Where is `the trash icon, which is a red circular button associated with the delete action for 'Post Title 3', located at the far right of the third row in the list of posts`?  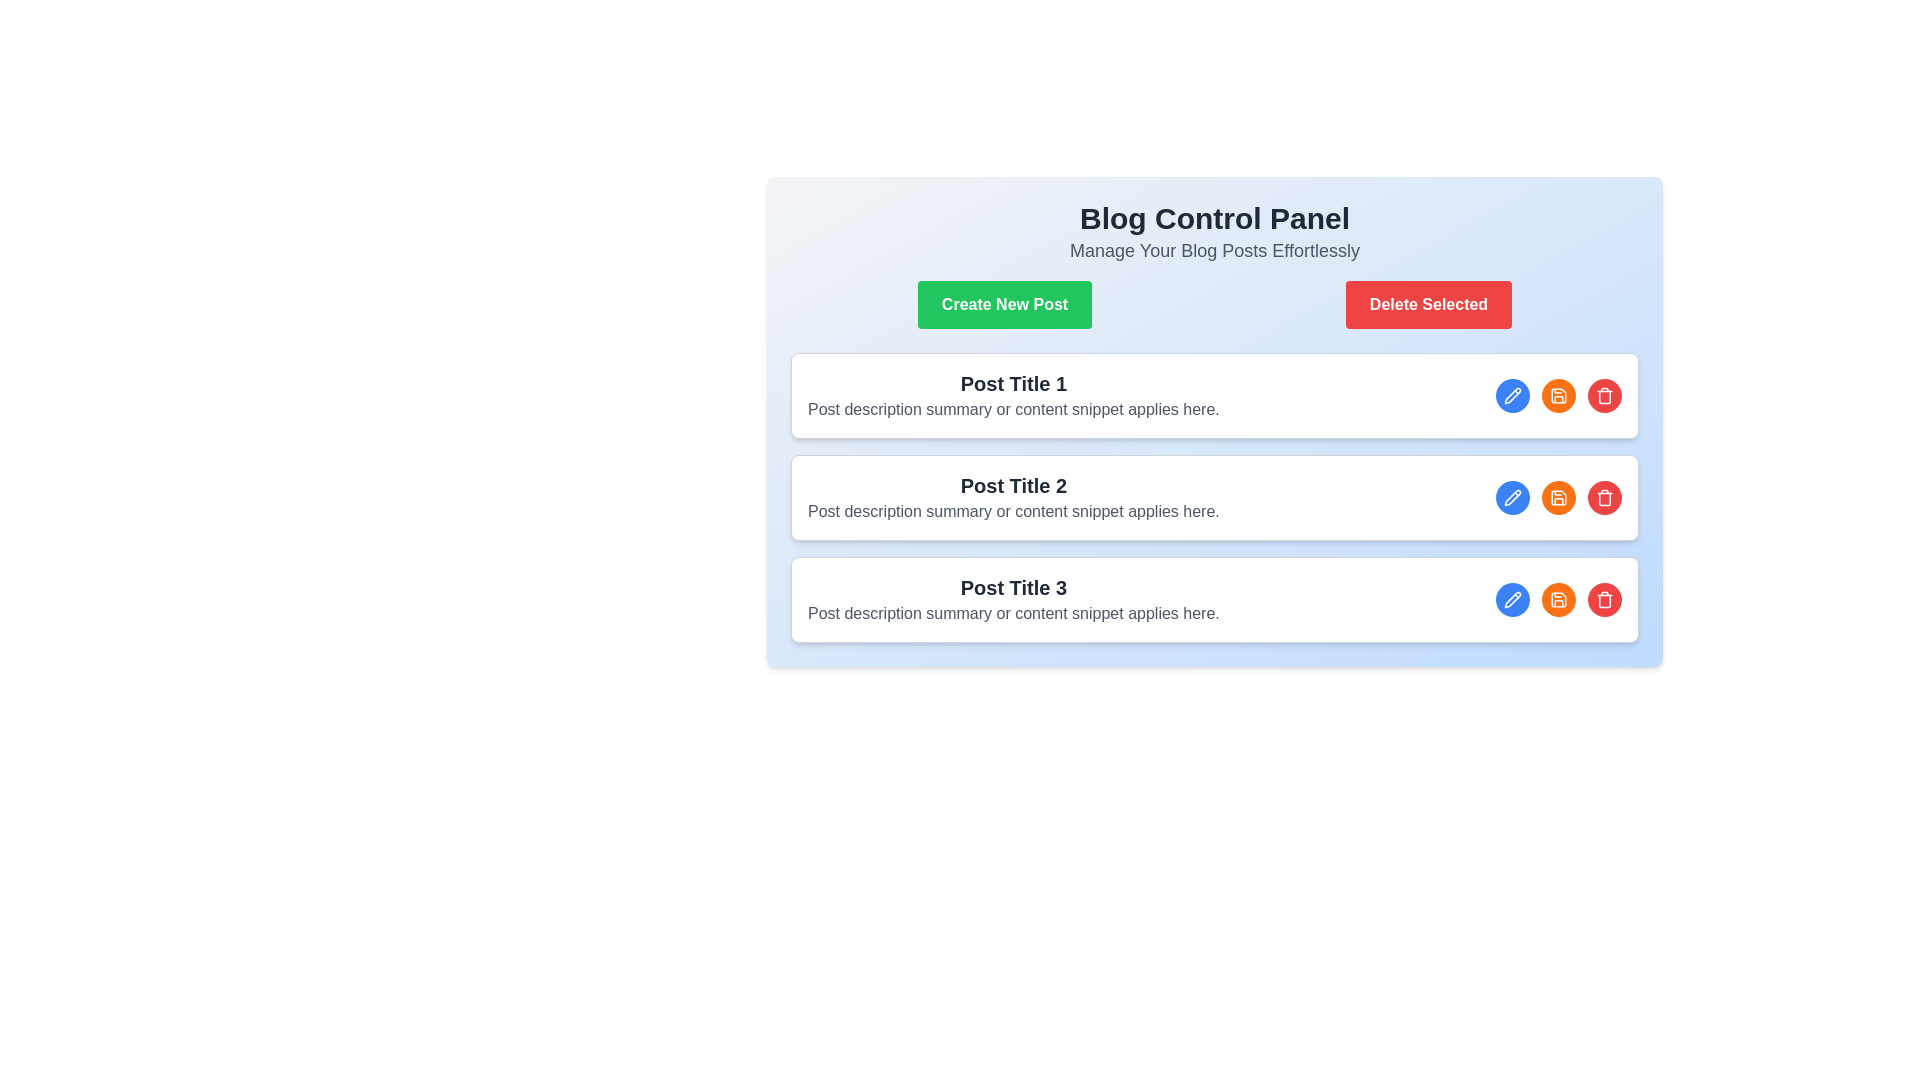 the trash icon, which is a red circular button associated with the delete action for 'Post Title 3', located at the far right of the third row in the list of posts is located at coordinates (1604, 397).